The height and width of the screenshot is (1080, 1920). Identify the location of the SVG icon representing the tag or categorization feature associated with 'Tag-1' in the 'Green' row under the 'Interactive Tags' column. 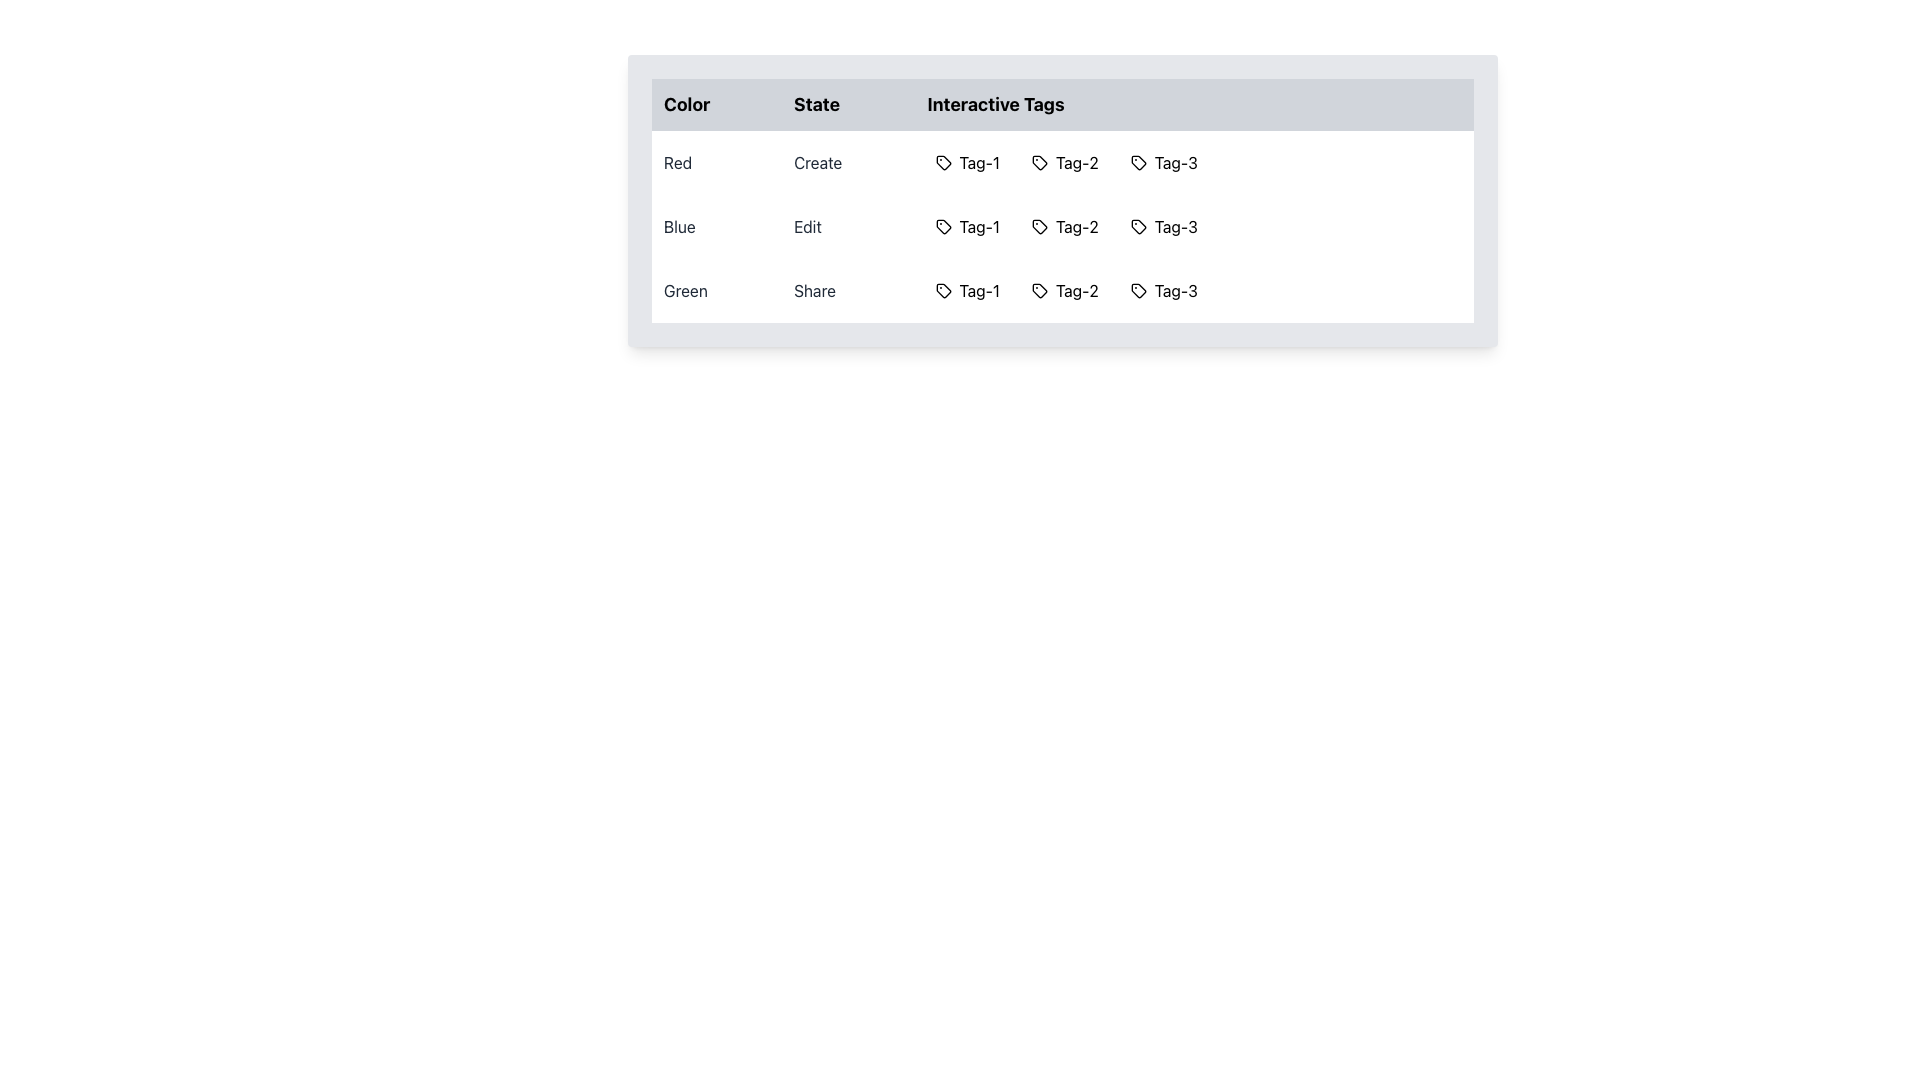
(942, 290).